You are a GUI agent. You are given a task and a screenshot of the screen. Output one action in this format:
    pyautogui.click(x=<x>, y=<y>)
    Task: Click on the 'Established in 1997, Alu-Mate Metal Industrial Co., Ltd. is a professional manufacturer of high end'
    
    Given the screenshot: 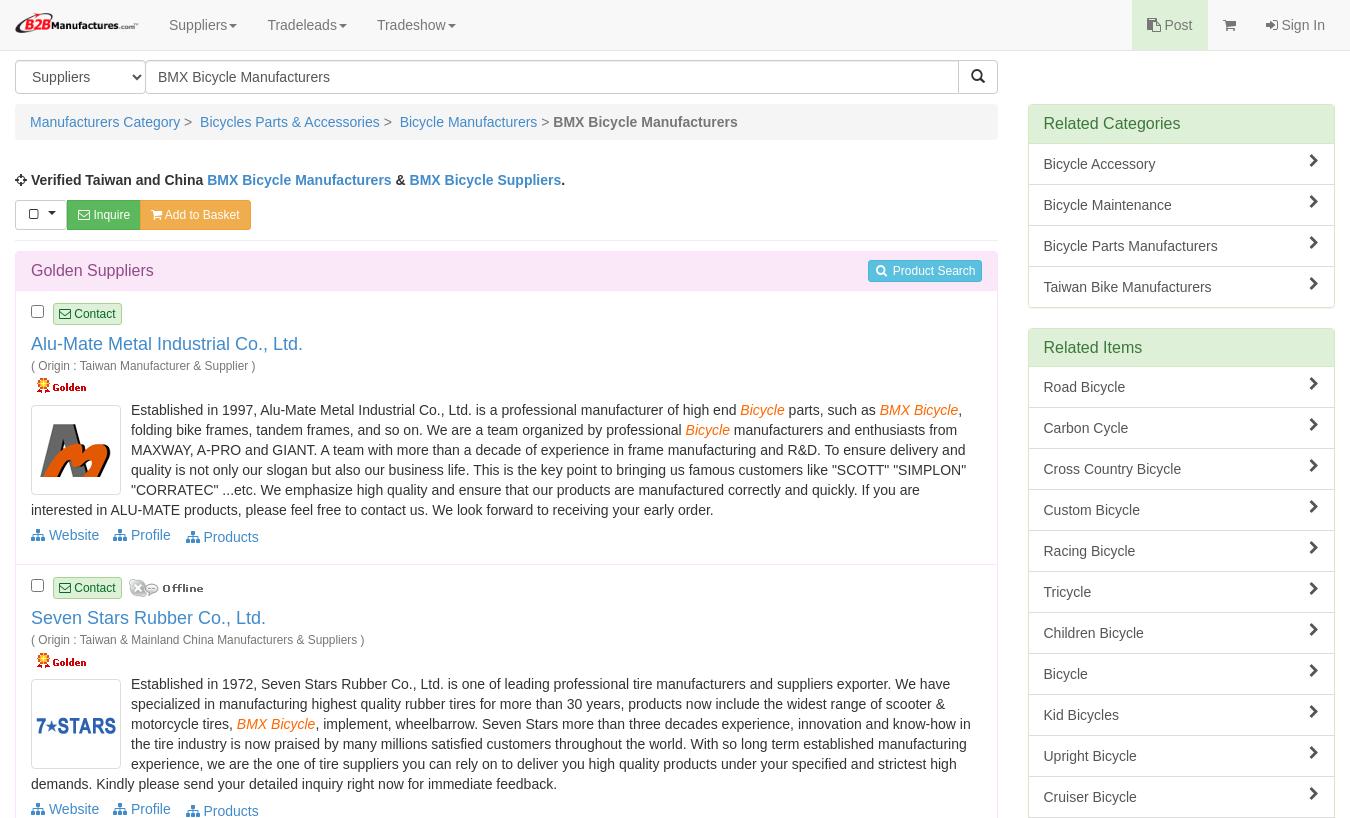 What is the action you would take?
    pyautogui.click(x=435, y=409)
    